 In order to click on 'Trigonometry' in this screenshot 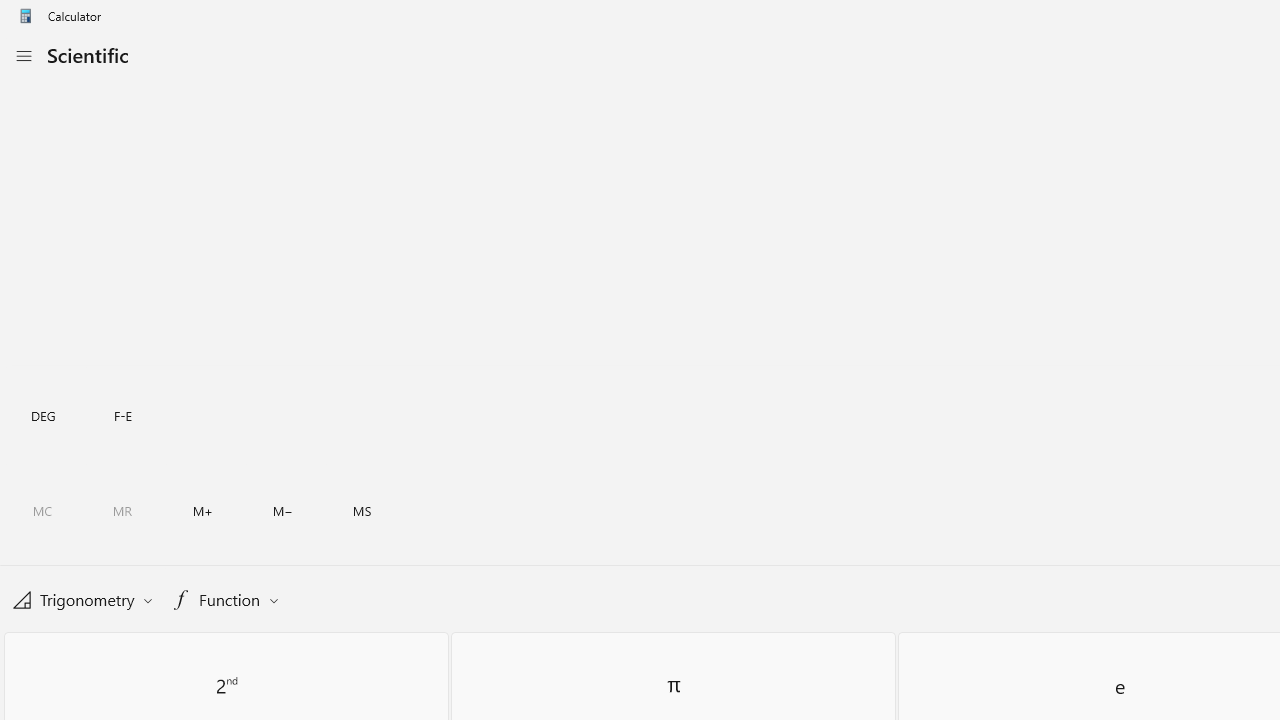, I will do `click(81, 598)`.